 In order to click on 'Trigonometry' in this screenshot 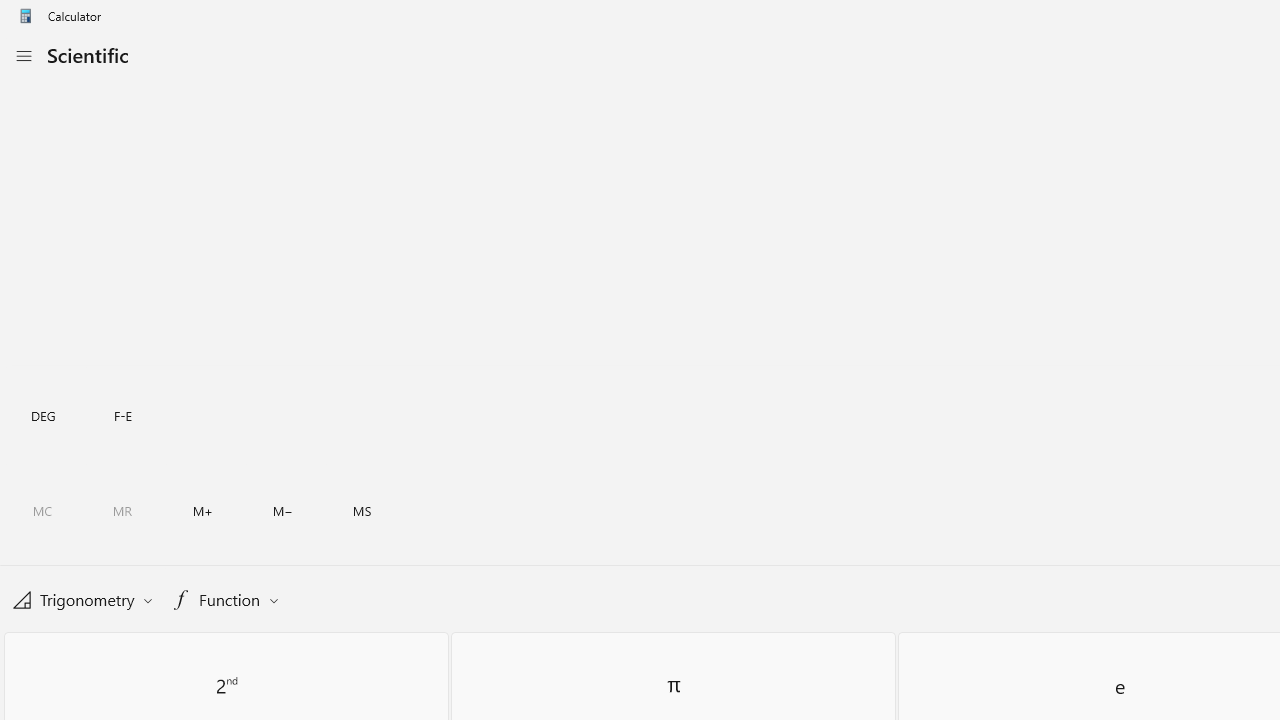, I will do `click(81, 598)`.